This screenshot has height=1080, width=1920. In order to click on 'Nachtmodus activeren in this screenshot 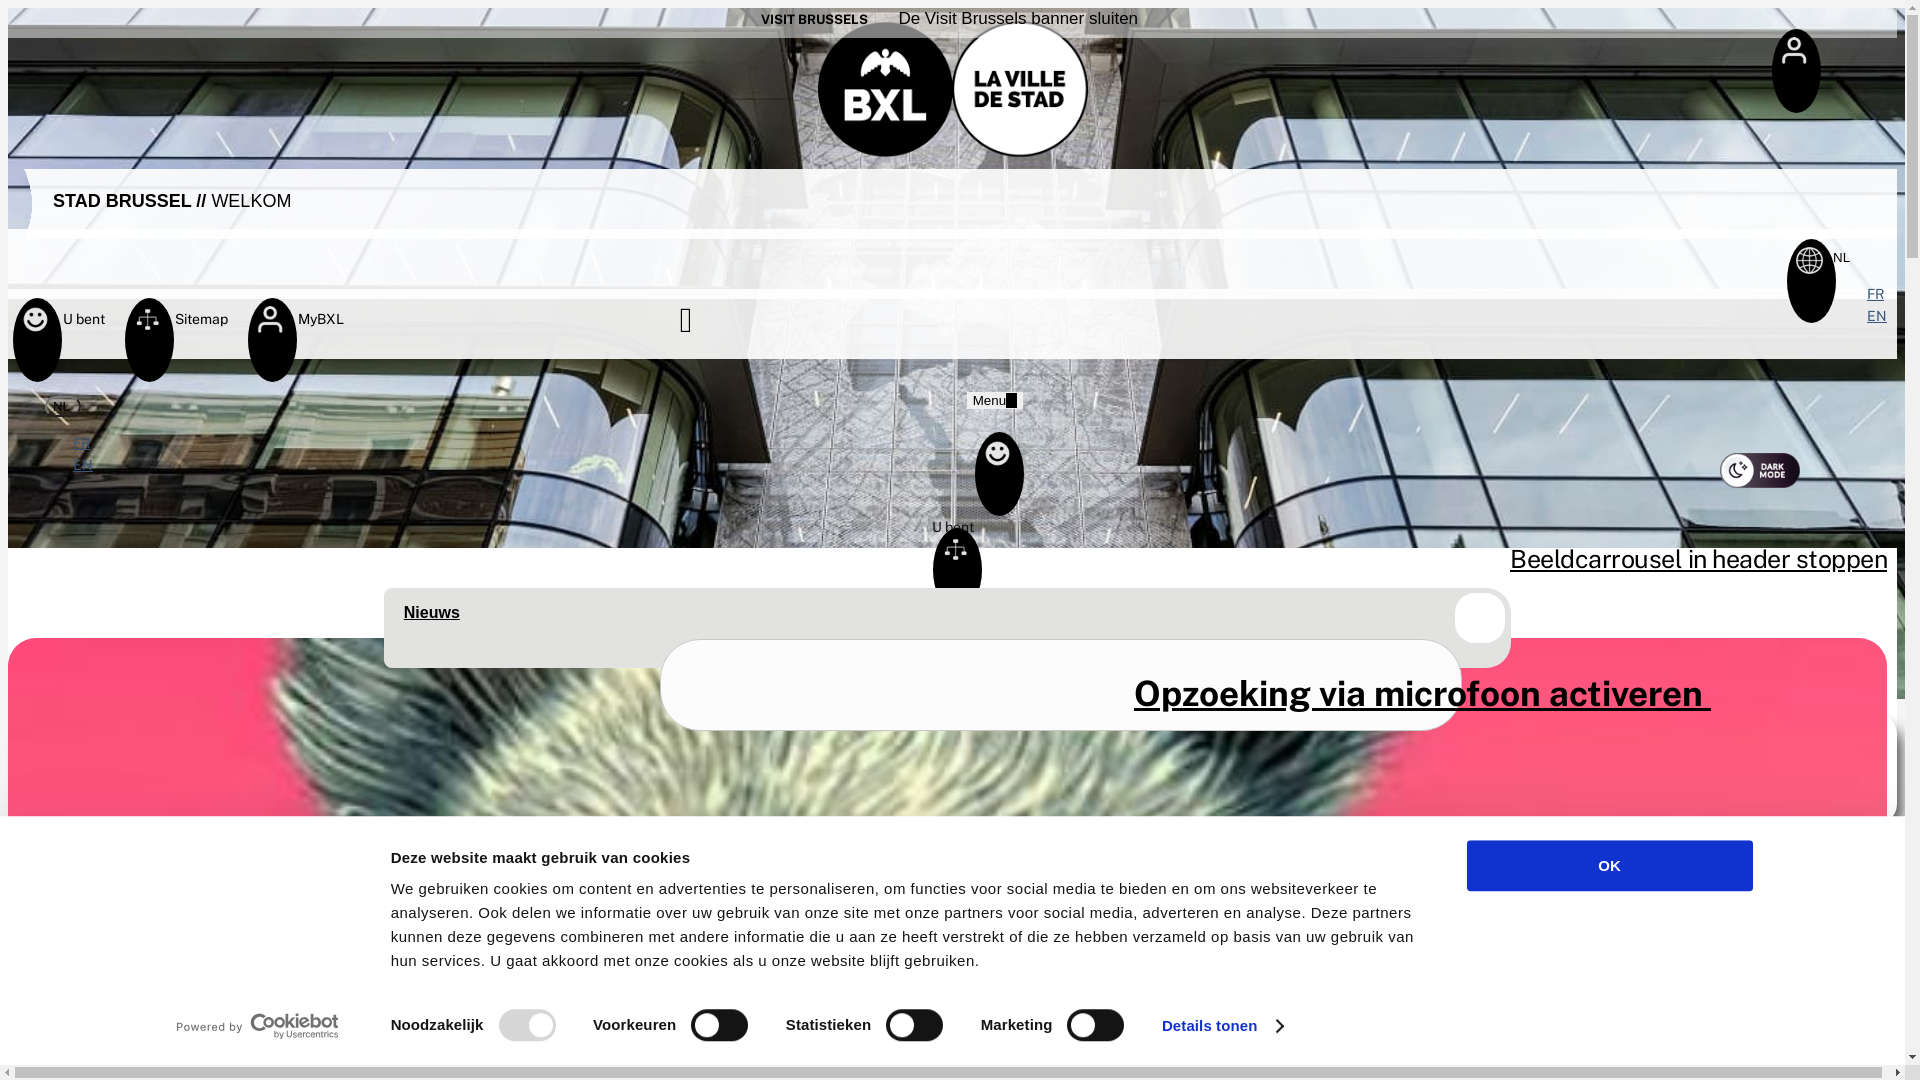, I will do `click(1718, 470)`.